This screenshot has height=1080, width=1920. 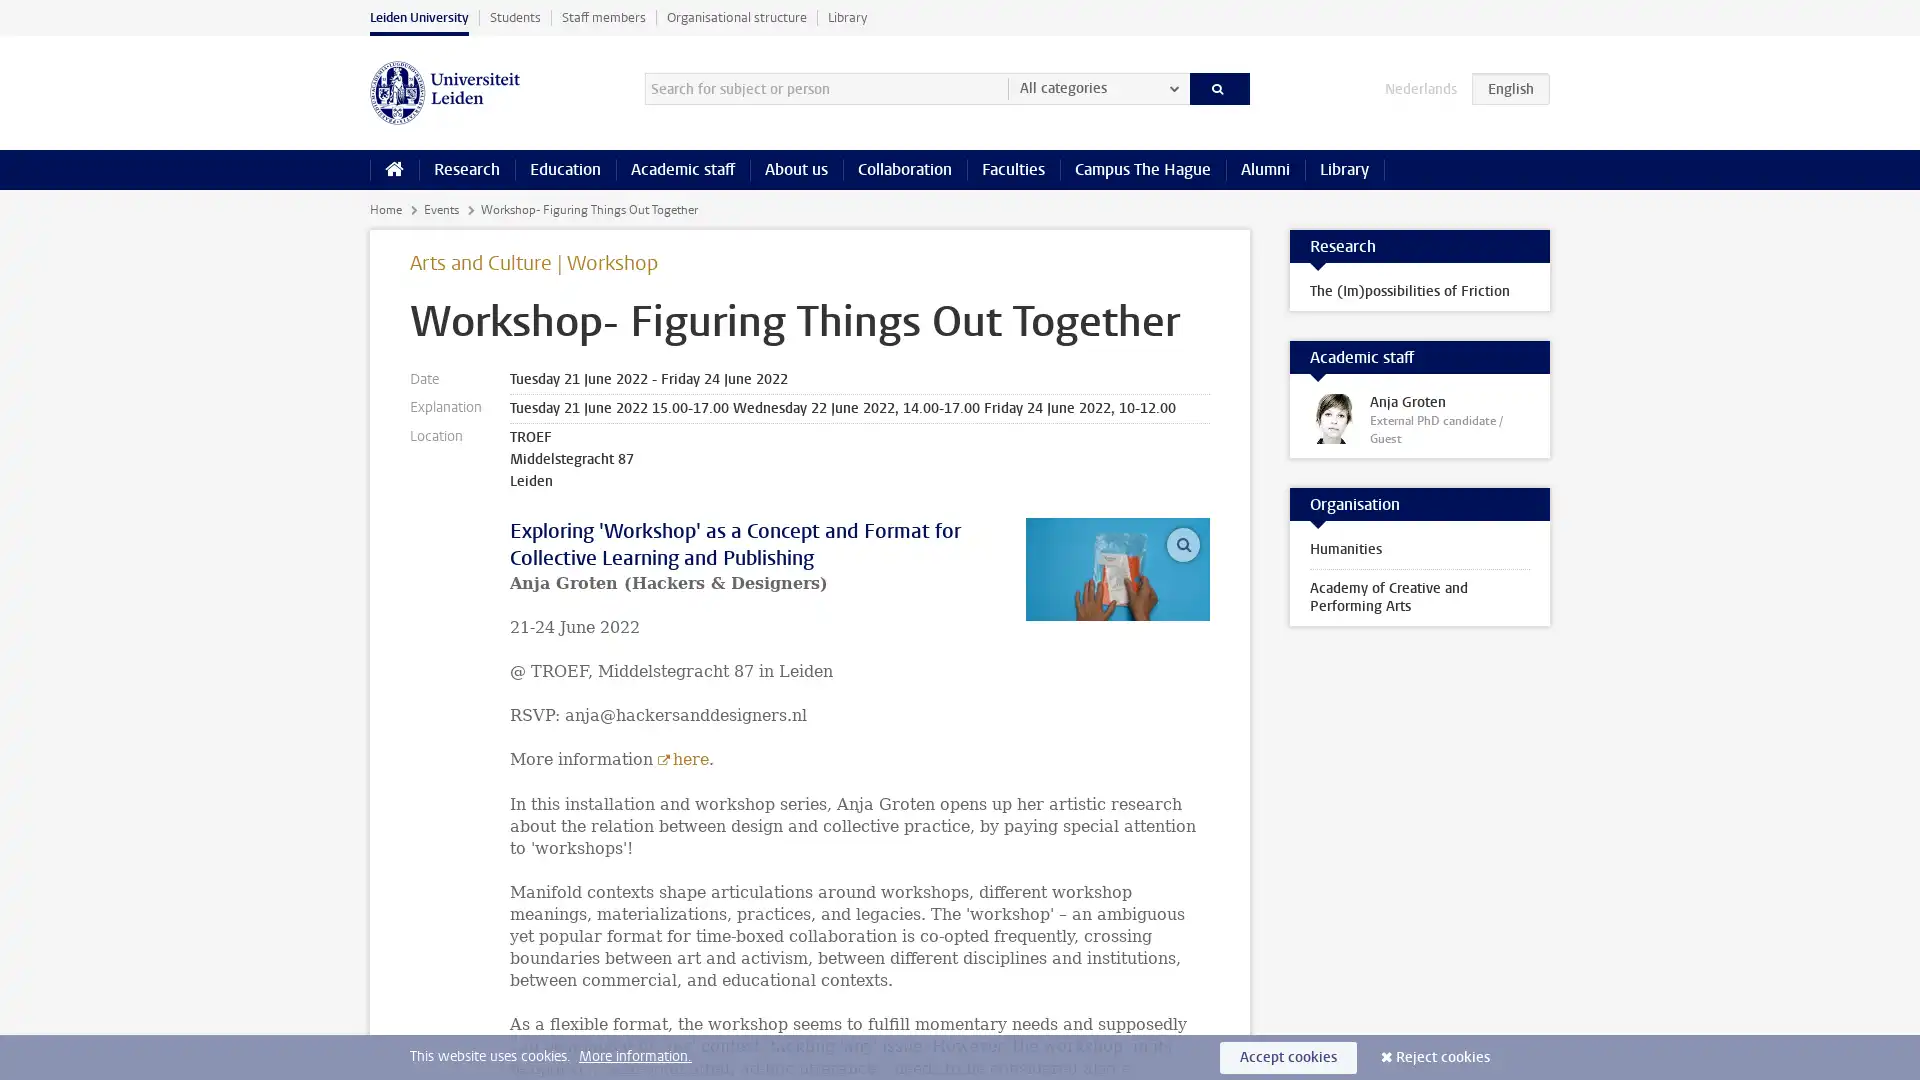 What do you see at coordinates (1097, 87) in the screenshot?
I see `All categories` at bounding box center [1097, 87].